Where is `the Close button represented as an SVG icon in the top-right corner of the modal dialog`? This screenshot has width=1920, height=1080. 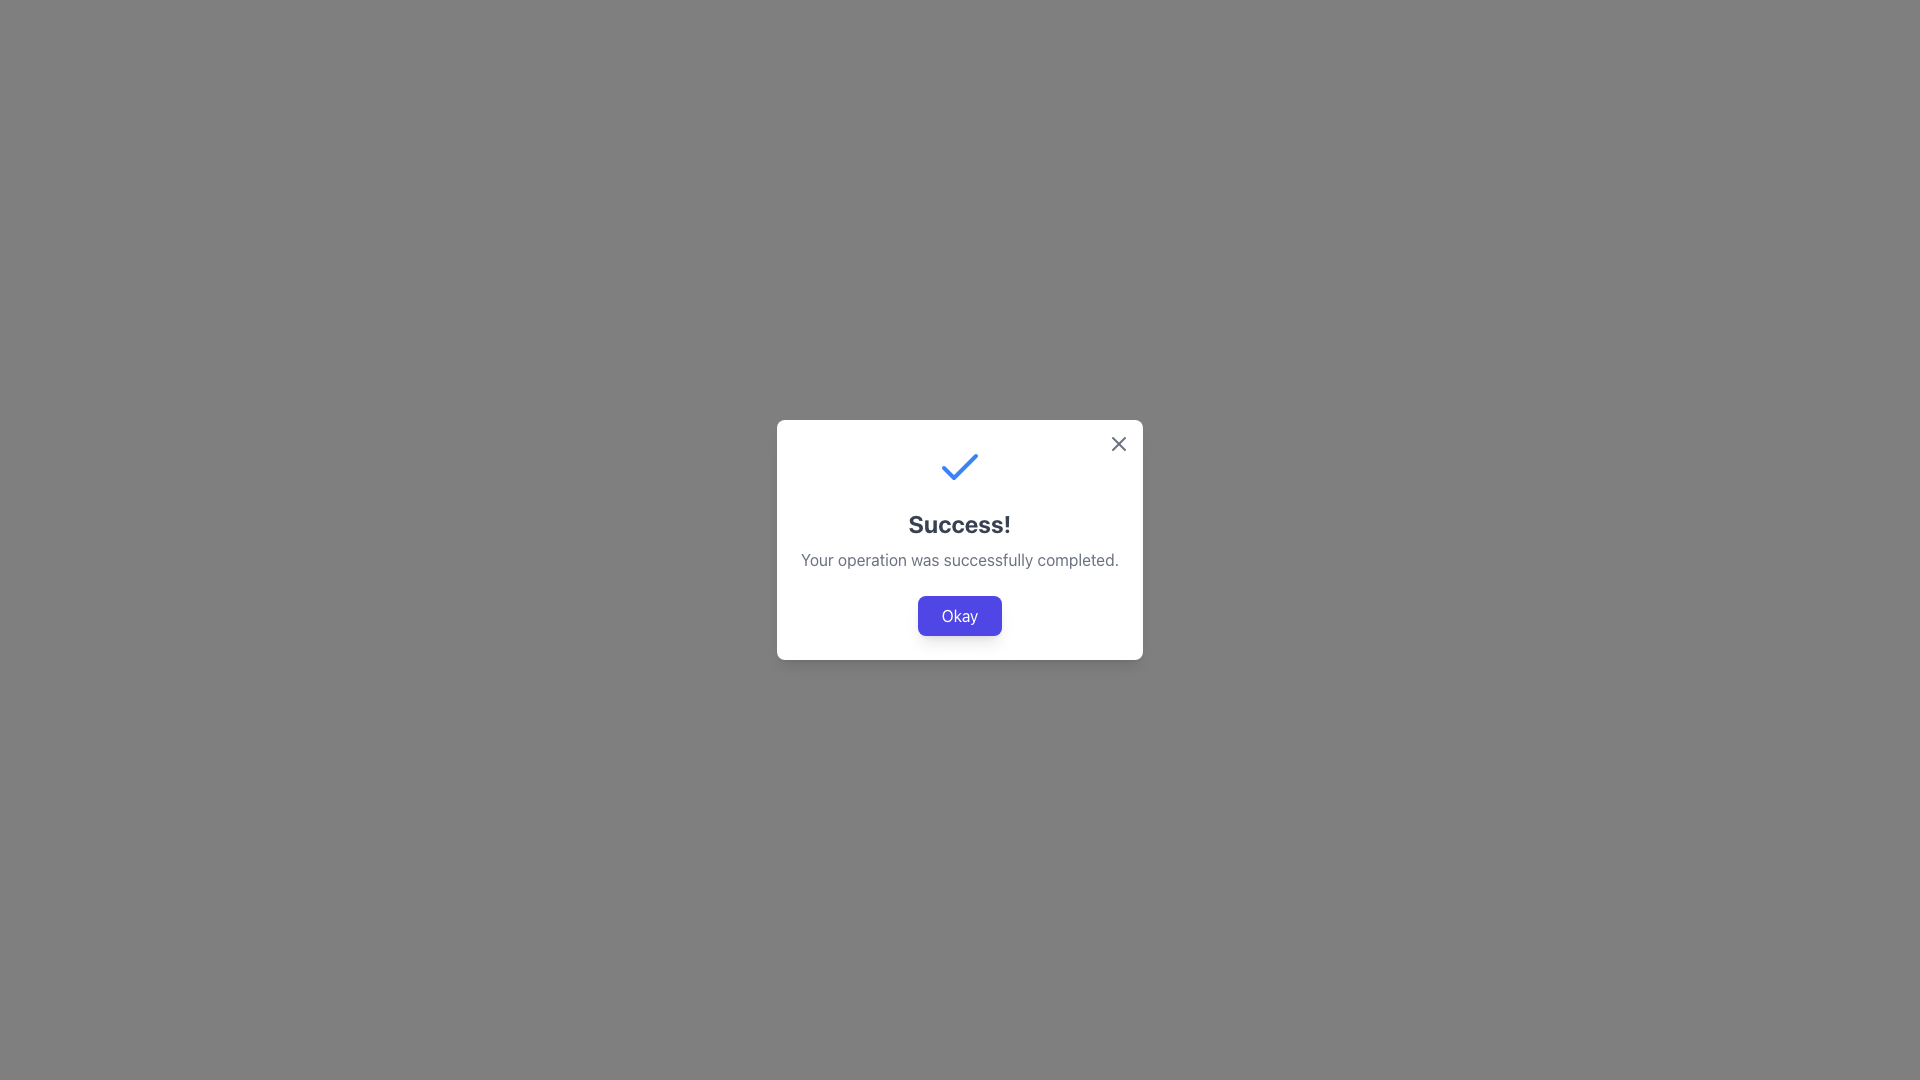 the Close button represented as an SVG icon in the top-right corner of the modal dialog is located at coordinates (1117, 442).